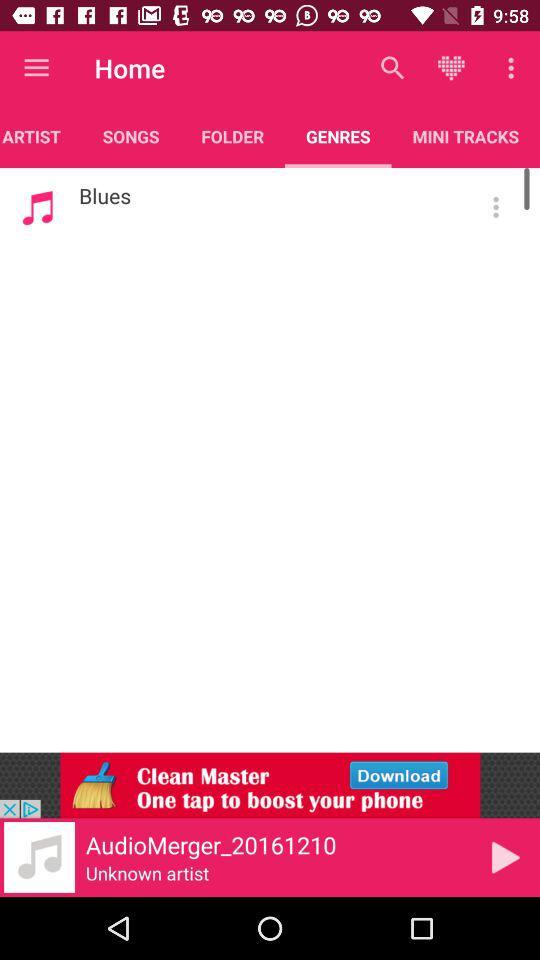  What do you see at coordinates (504, 856) in the screenshot?
I see `the play icon` at bounding box center [504, 856].